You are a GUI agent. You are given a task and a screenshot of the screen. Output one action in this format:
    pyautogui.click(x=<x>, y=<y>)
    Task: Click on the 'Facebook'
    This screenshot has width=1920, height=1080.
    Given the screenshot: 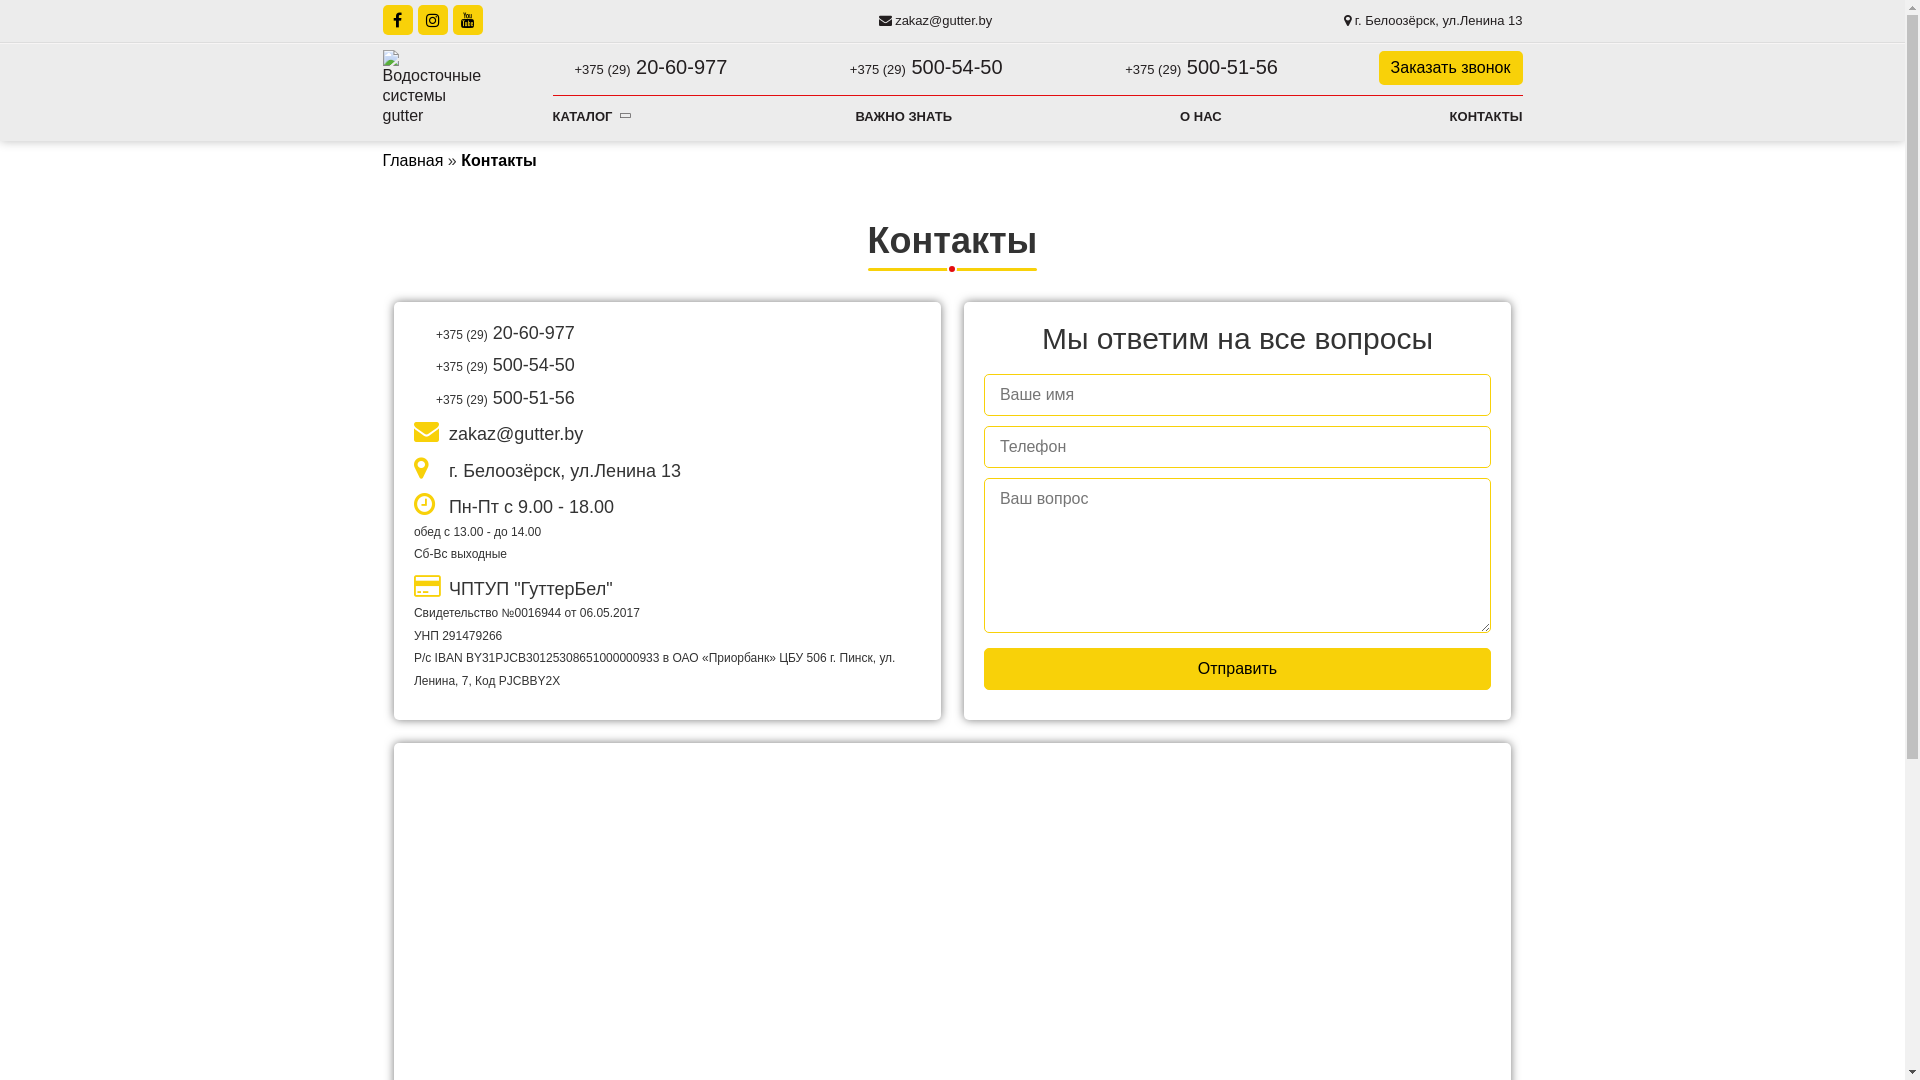 What is the action you would take?
    pyautogui.click(x=397, y=19)
    